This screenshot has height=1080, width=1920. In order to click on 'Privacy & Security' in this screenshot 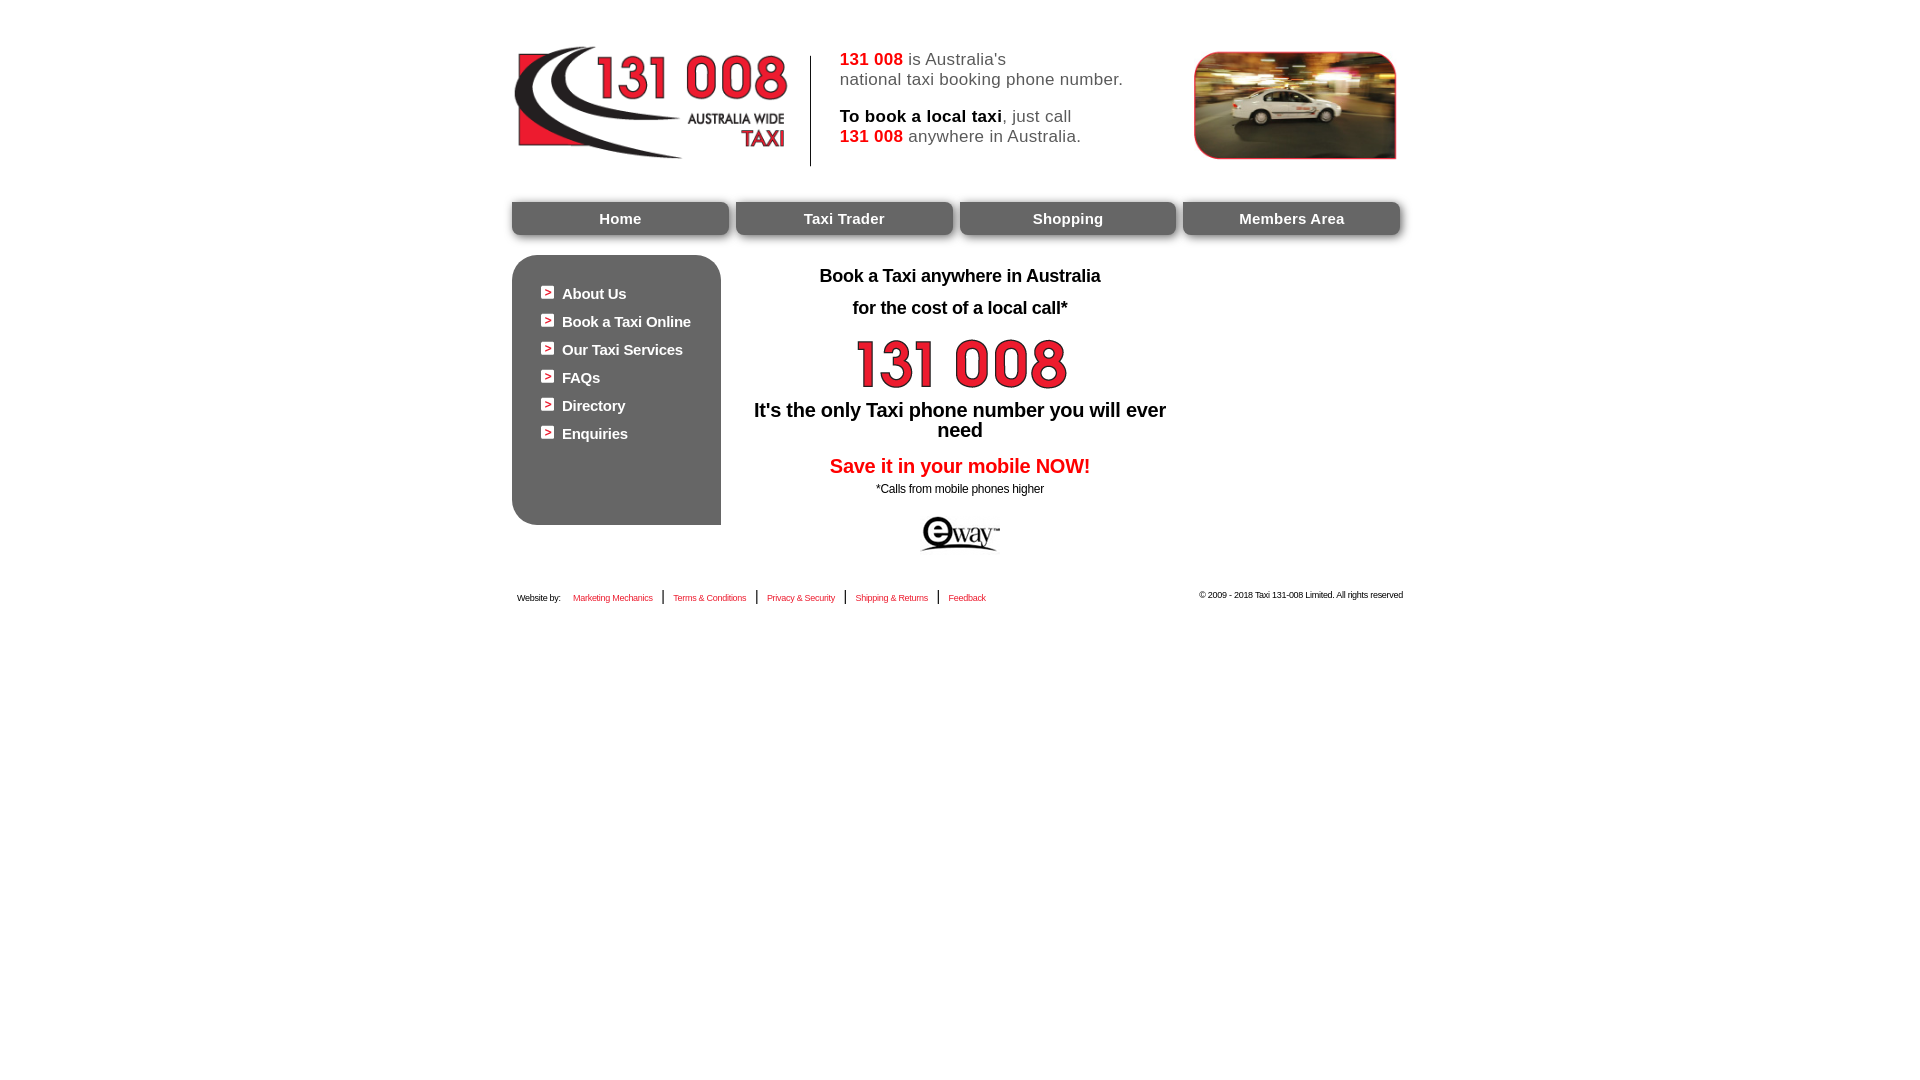, I will do `click(801, 596)`.